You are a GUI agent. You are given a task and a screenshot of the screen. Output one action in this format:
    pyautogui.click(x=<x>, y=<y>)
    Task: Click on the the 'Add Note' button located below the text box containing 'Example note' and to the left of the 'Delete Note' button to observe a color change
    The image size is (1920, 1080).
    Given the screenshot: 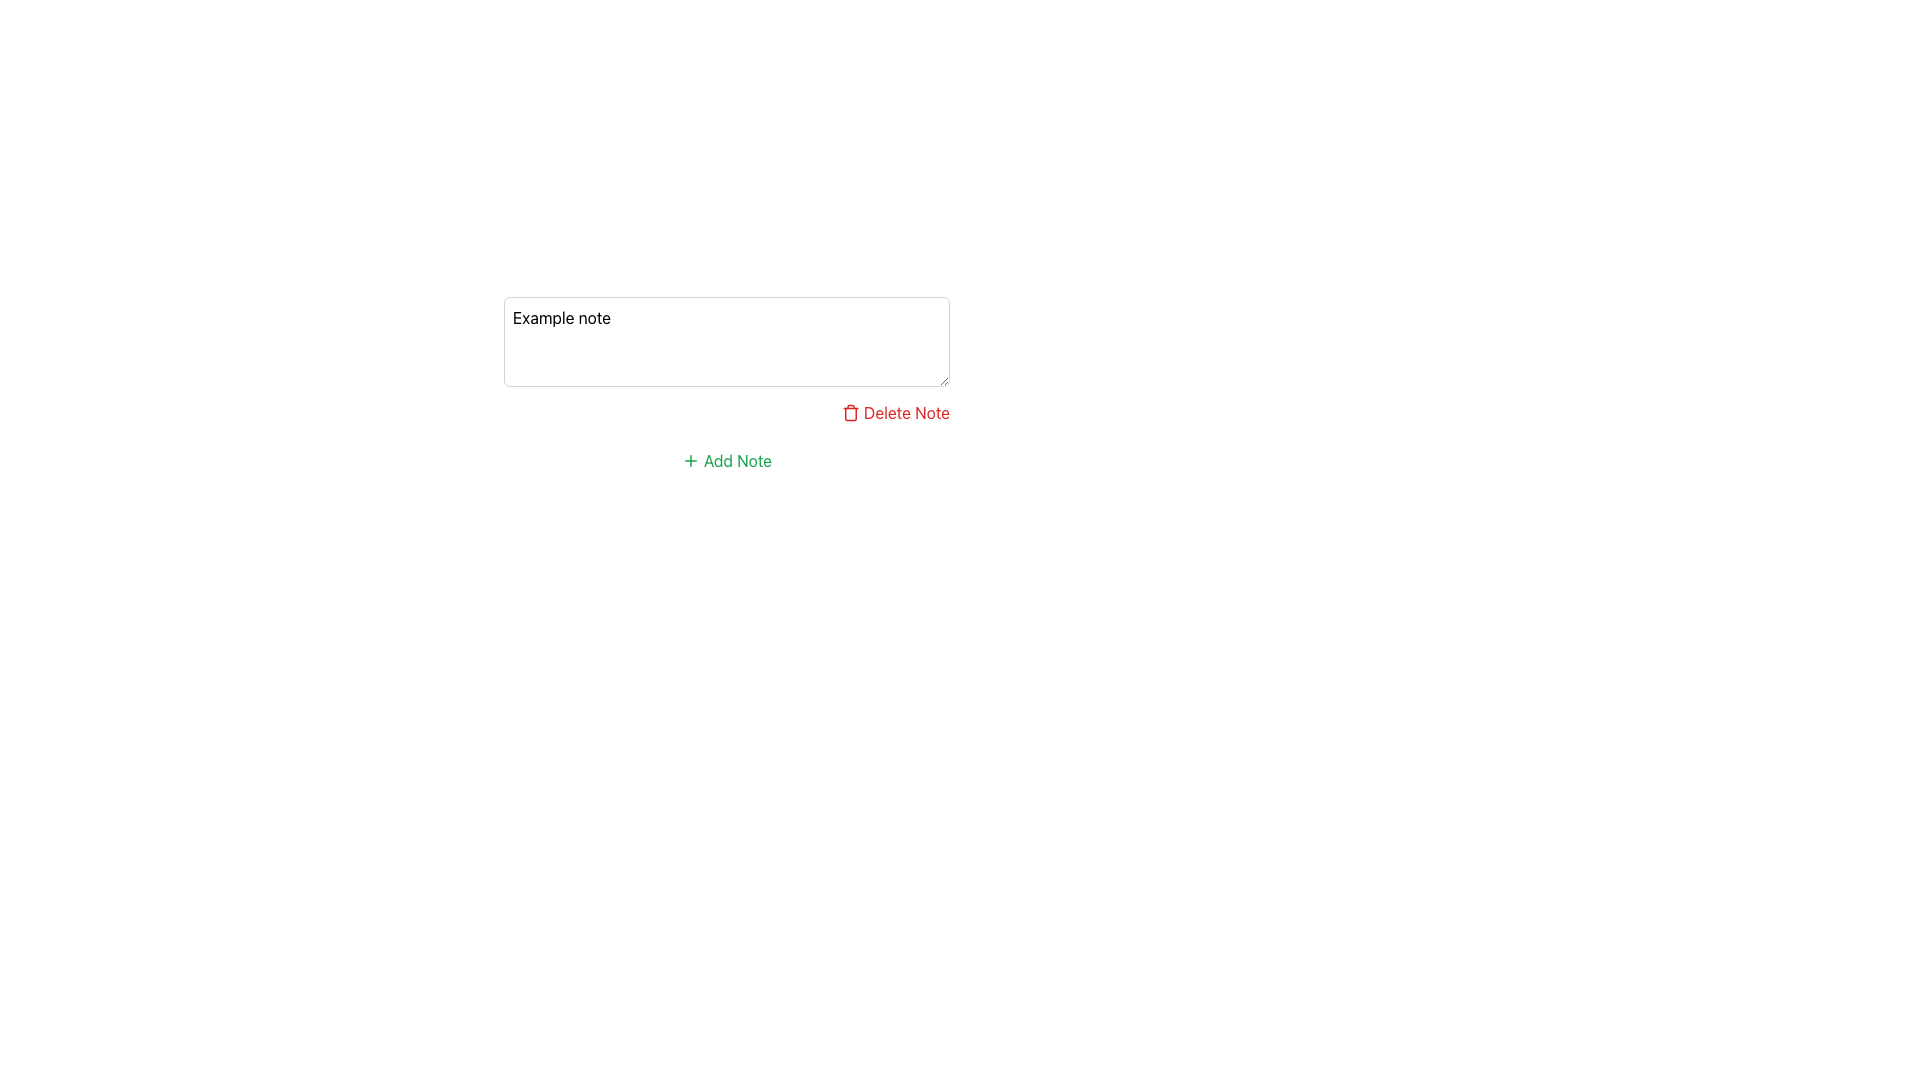 What is the action you would take?
    pyautogui.click(x=725, y=461)
    